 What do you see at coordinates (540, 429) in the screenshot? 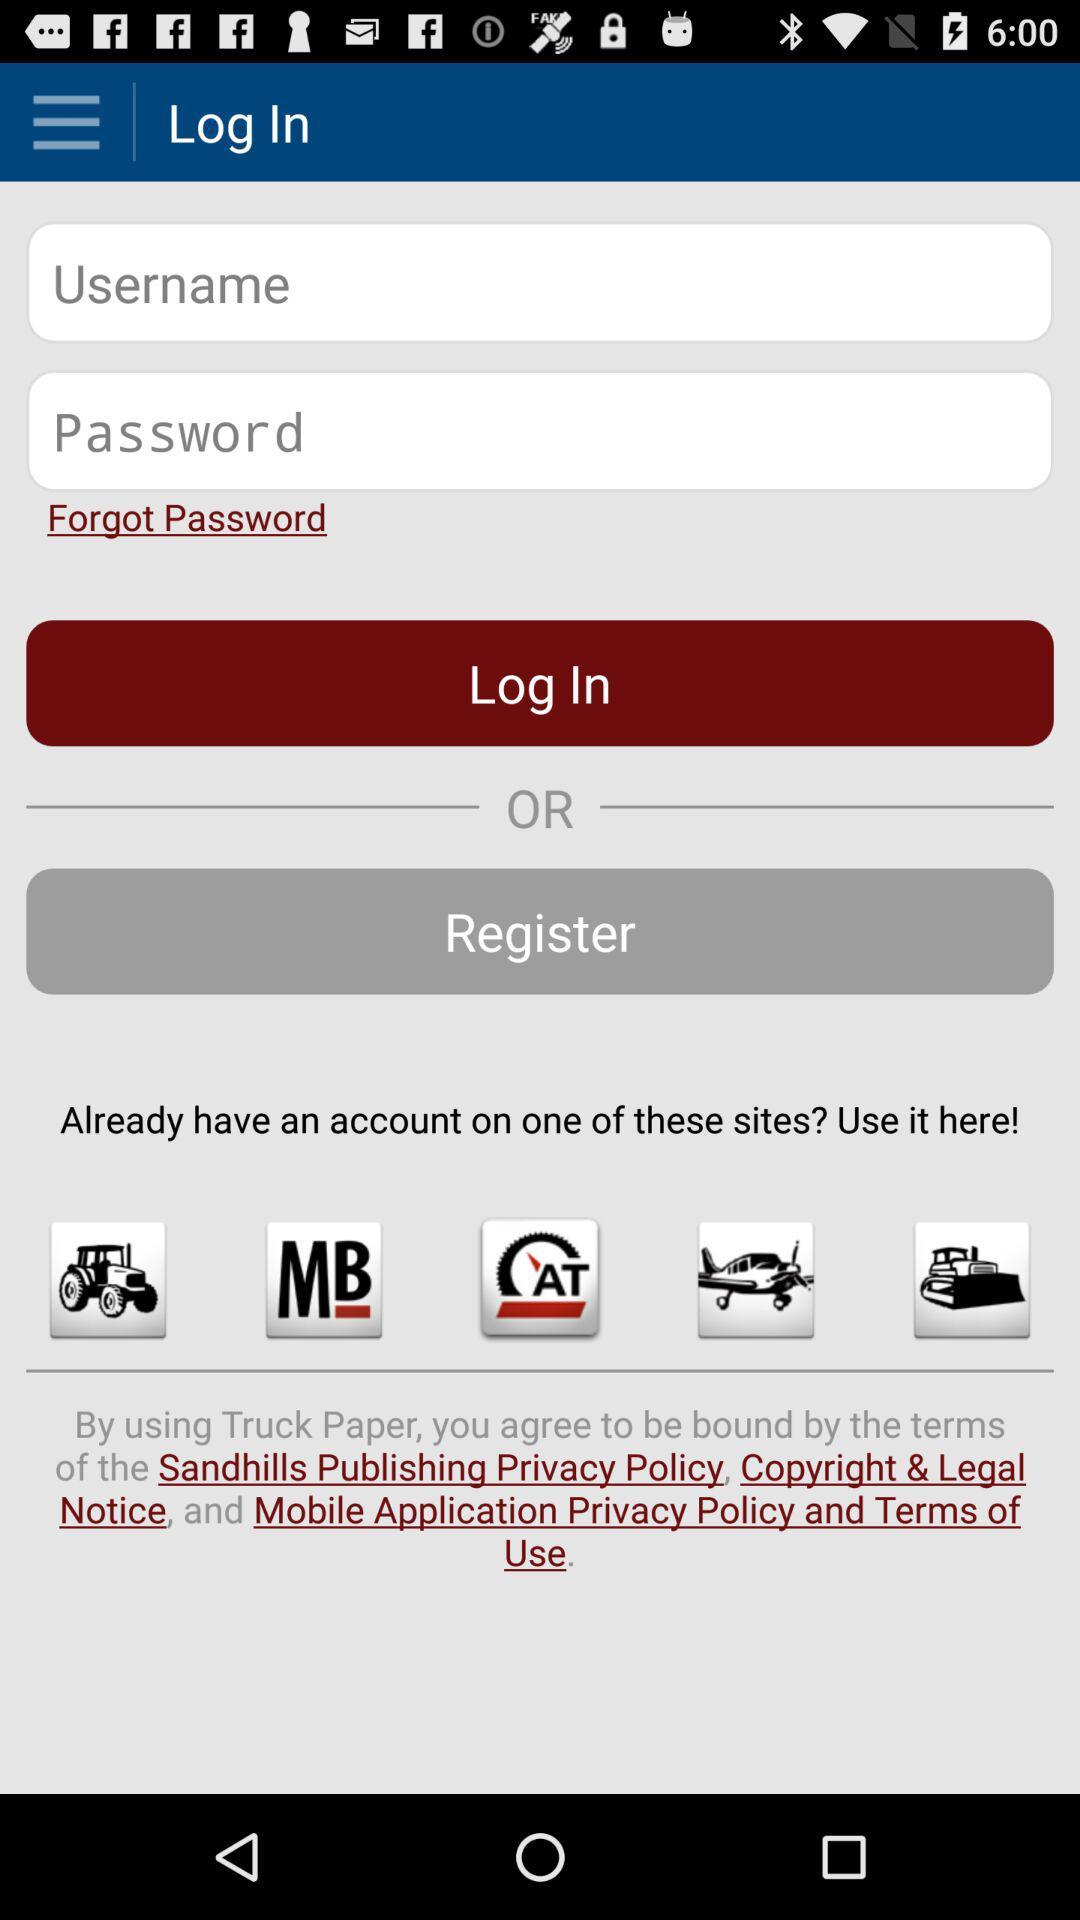
I see `password` at bounding box center [540, 429].